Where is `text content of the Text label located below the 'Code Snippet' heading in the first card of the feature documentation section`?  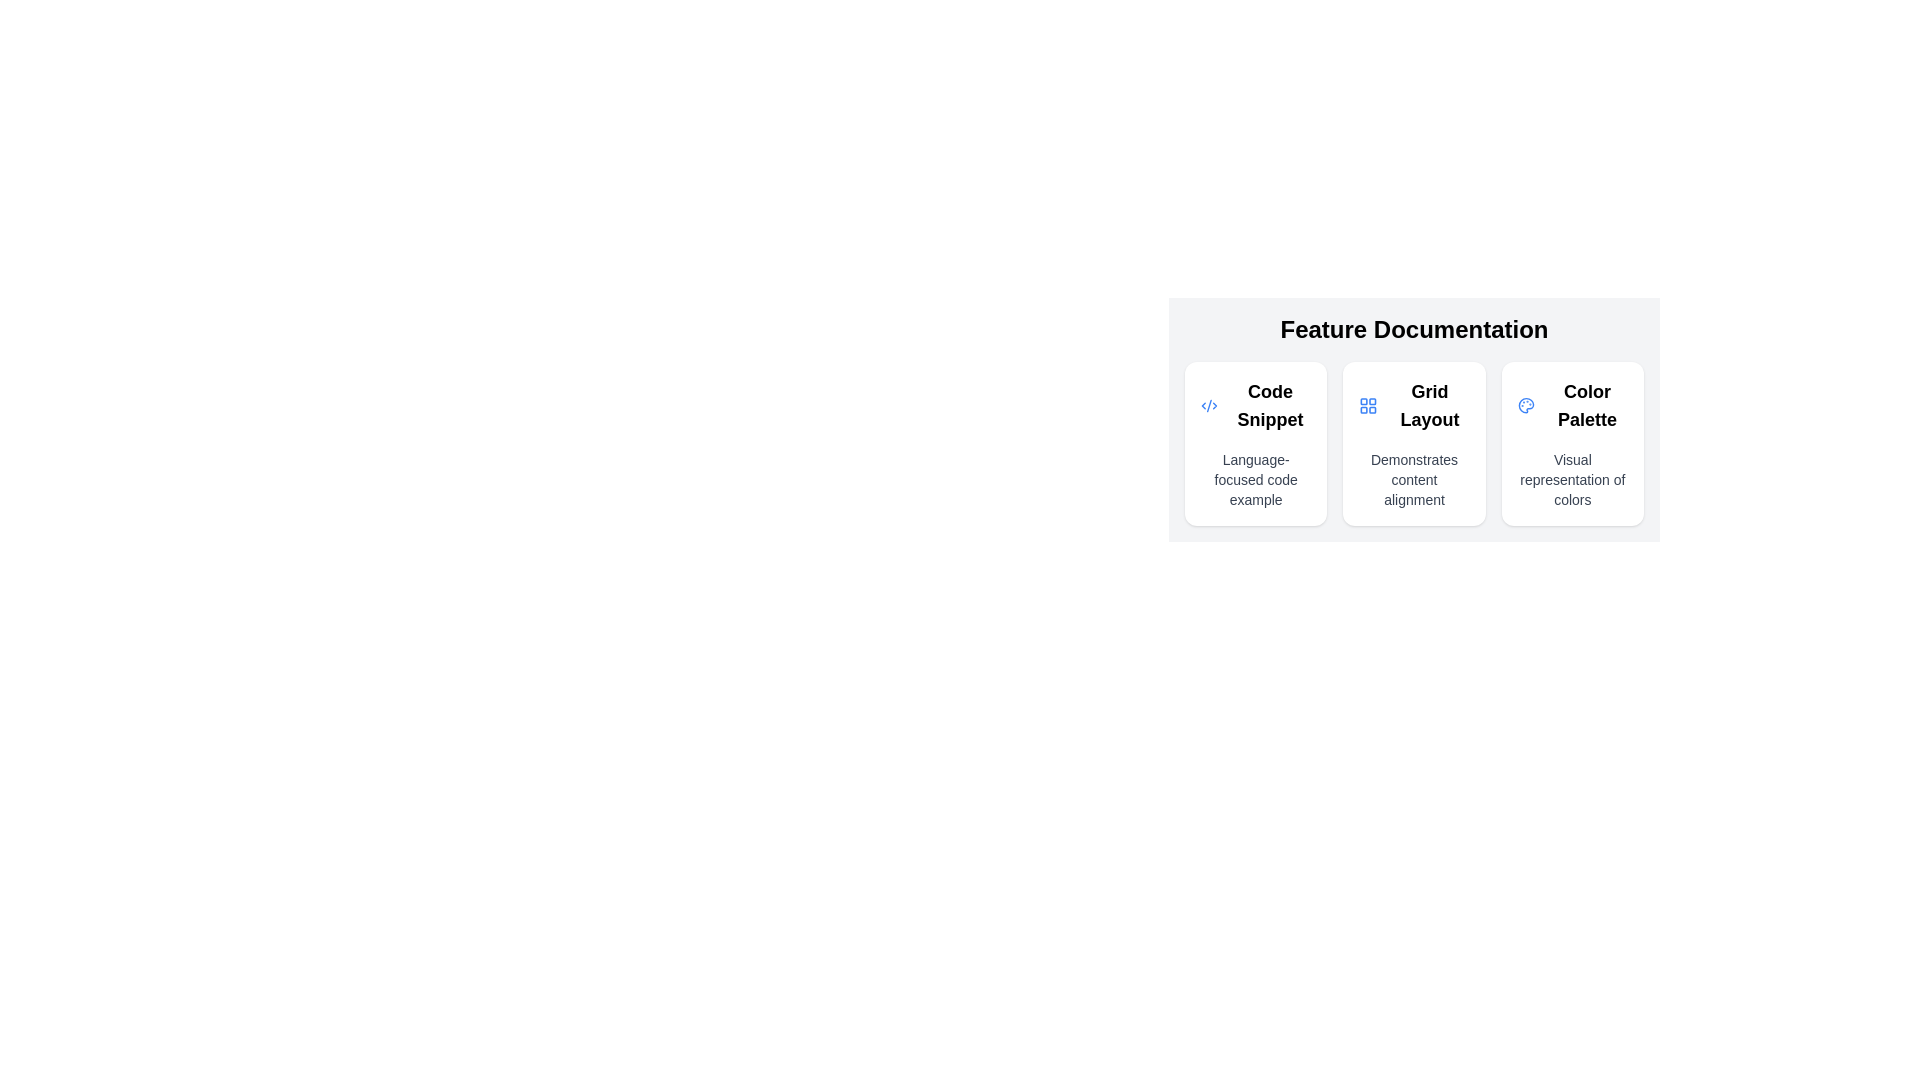
text content of the Text label located below the 'Code Snippet' heading in the first card of the feature documentation section is located at coordinates (1255, 479).